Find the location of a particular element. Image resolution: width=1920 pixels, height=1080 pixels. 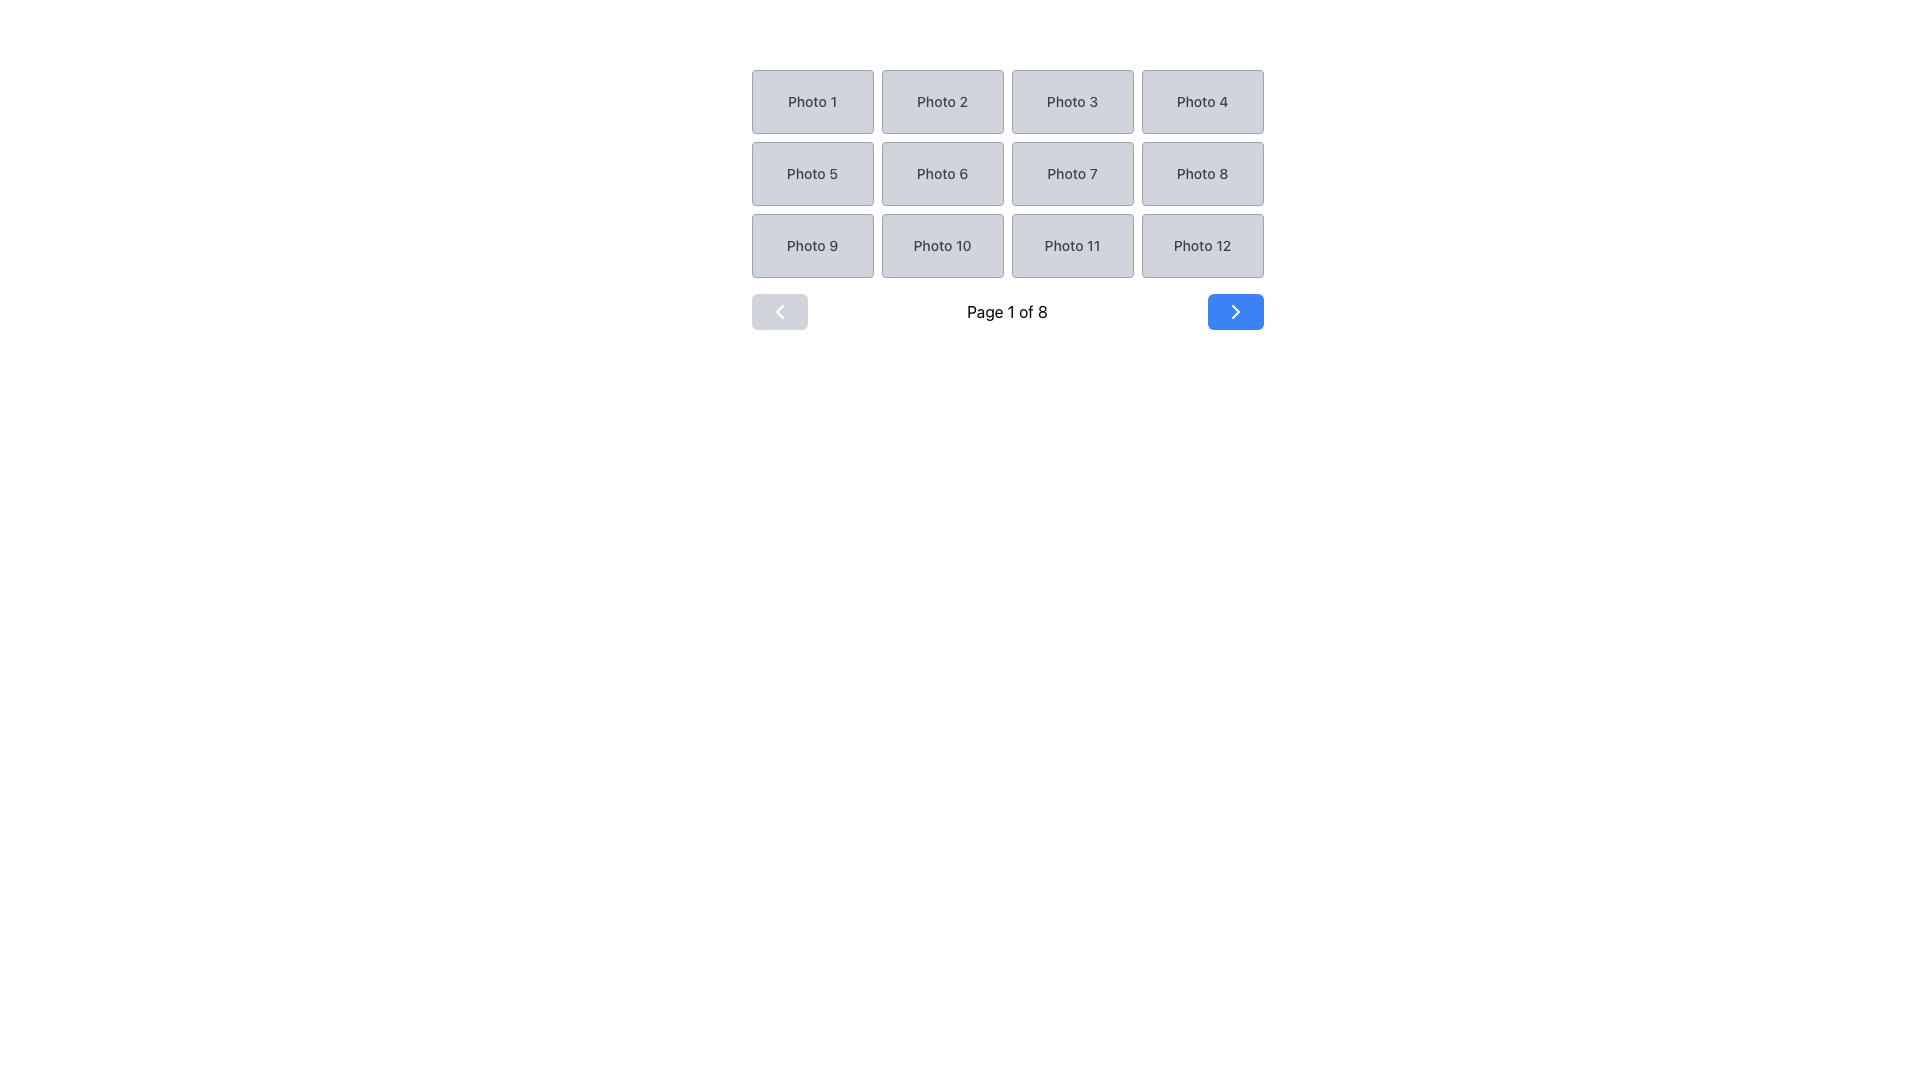

the chevron icon located at the right side of the blue button in the bottom right corner is located at coordinates (1234, 312).